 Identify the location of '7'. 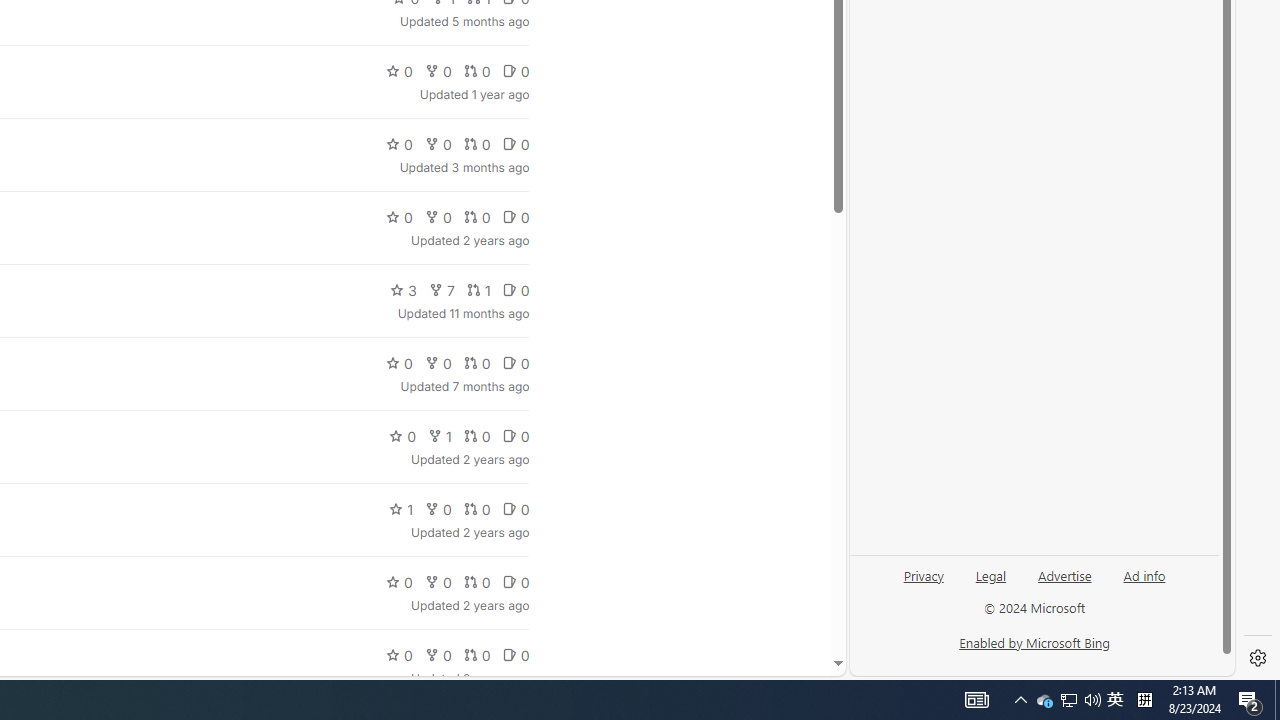
(440, 290).